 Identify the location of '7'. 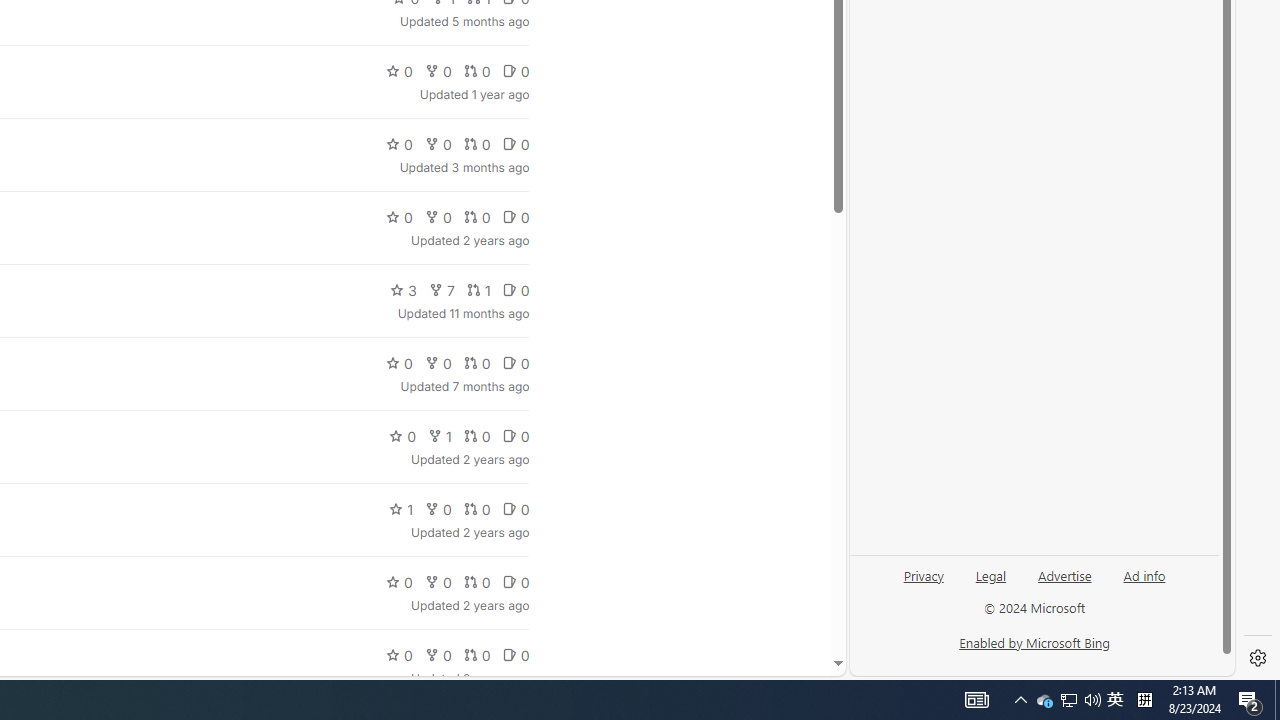
(440, 290).